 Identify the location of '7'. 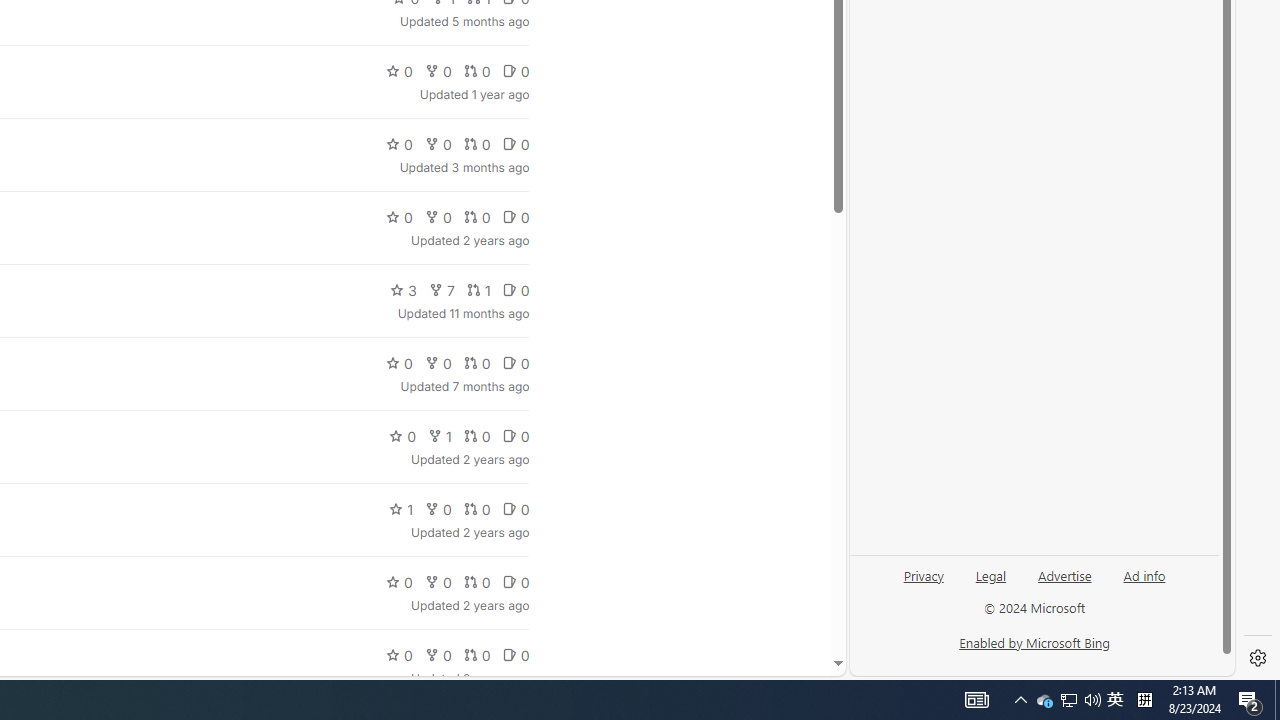
(440, 290).